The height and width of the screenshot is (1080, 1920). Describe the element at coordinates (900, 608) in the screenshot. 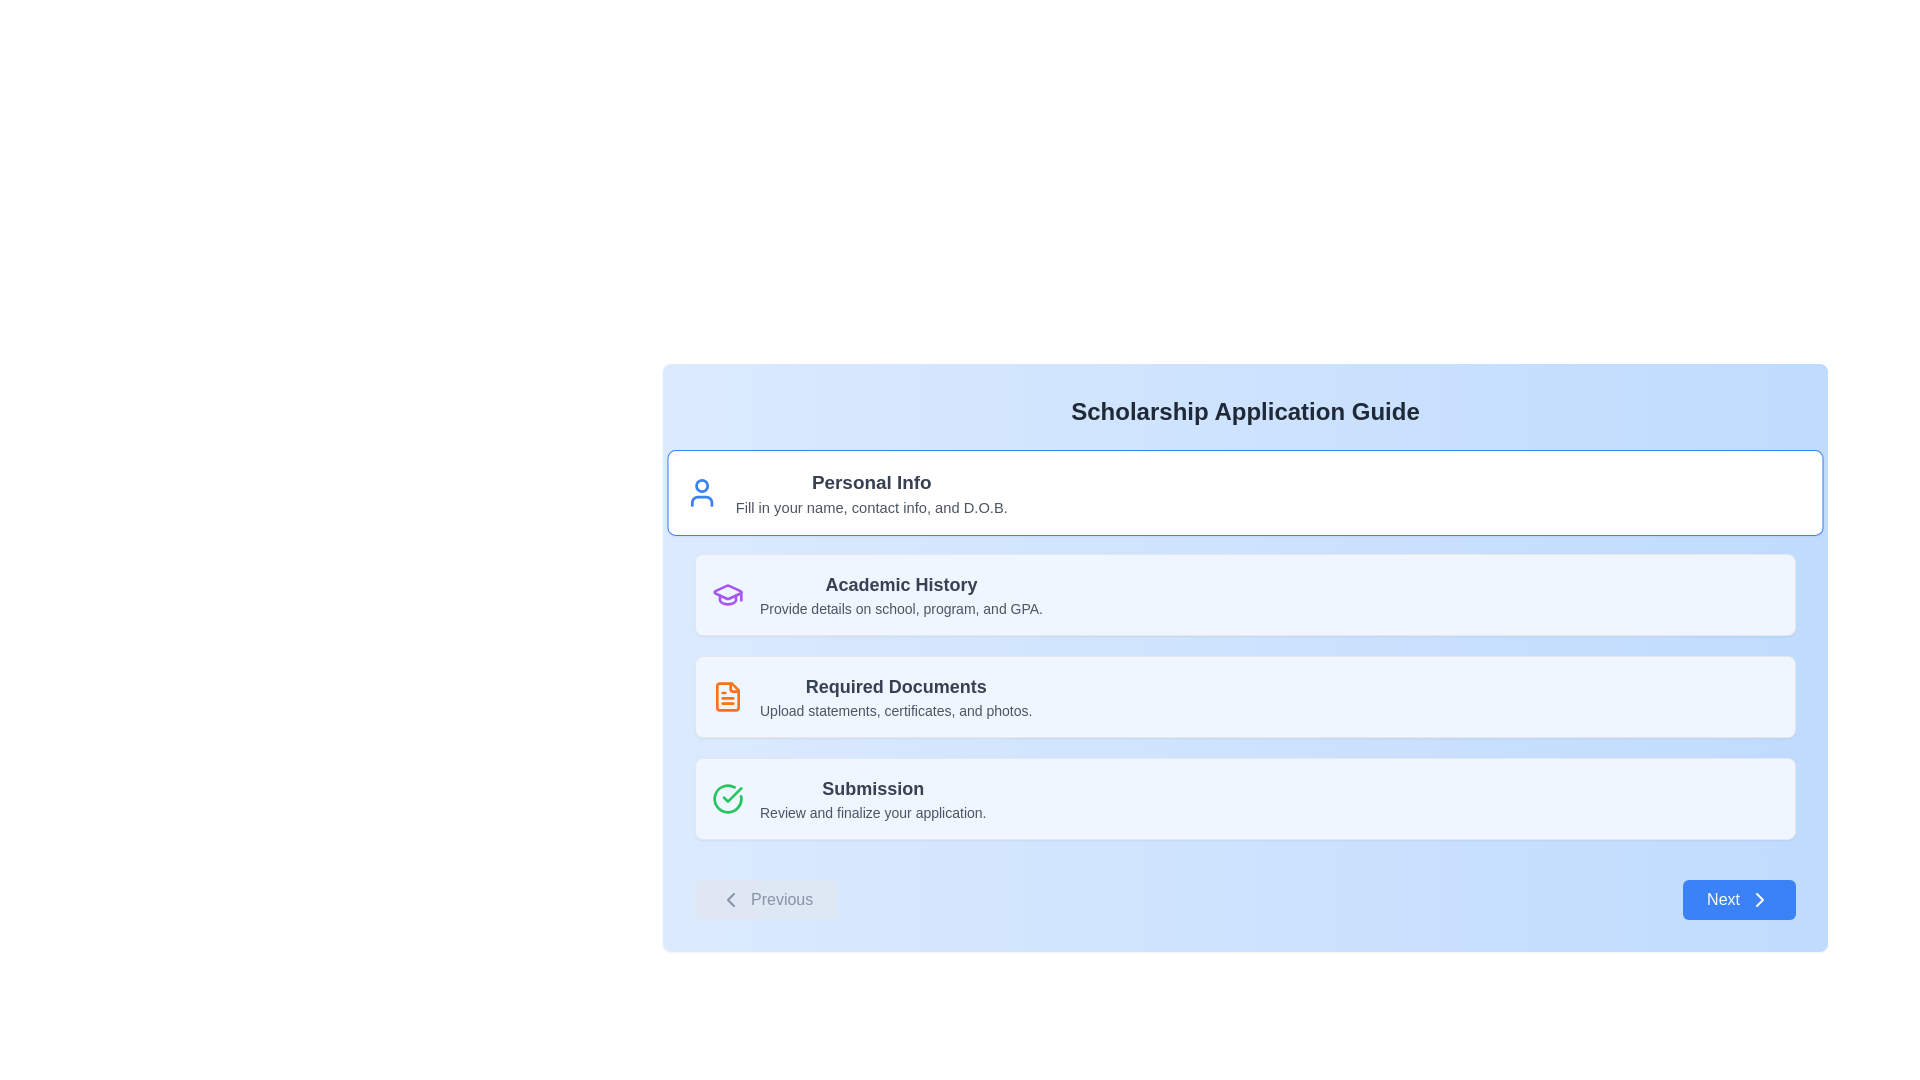

I see `the text label that reads 'Provide details on school, program, and GPA.' which is styled in gray and located directly below the heading 'Academic History'` at that location.